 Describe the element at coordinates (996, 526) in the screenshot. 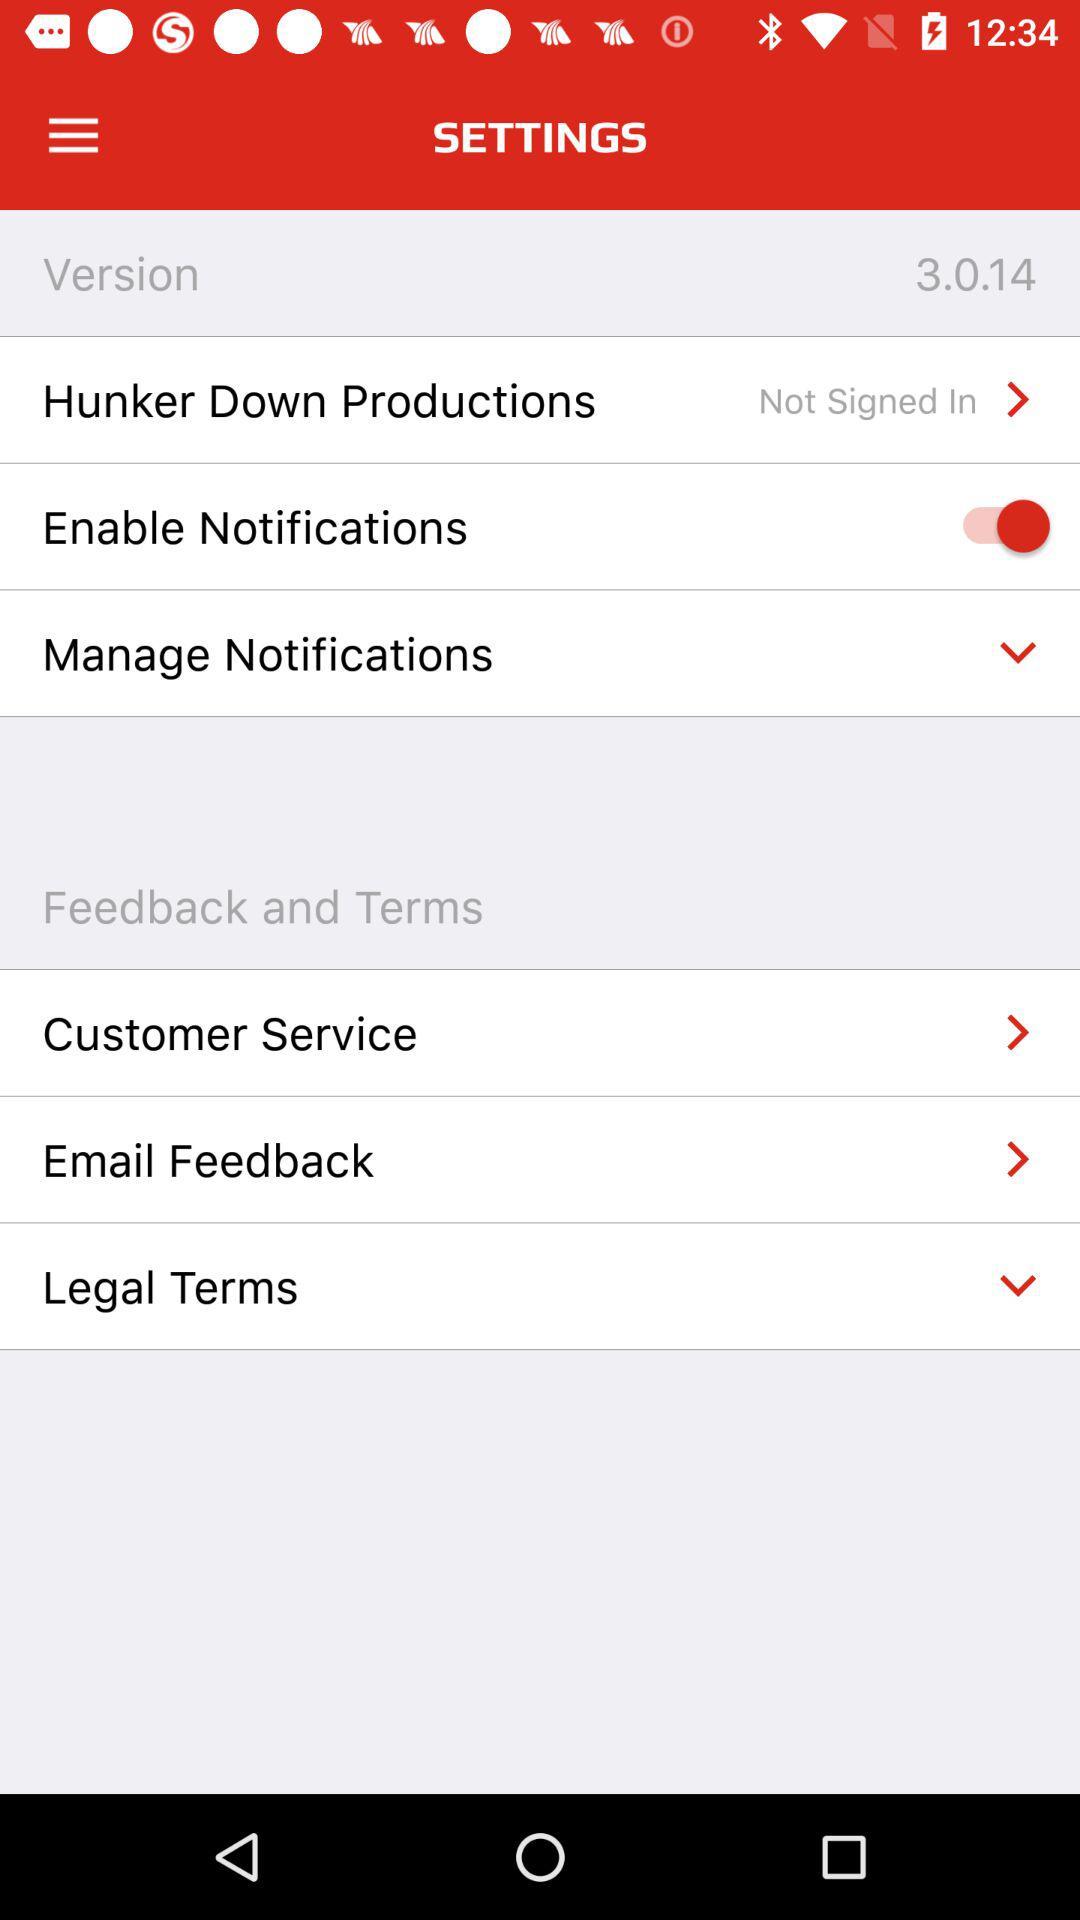

I see `switch enable notification option` at that location.